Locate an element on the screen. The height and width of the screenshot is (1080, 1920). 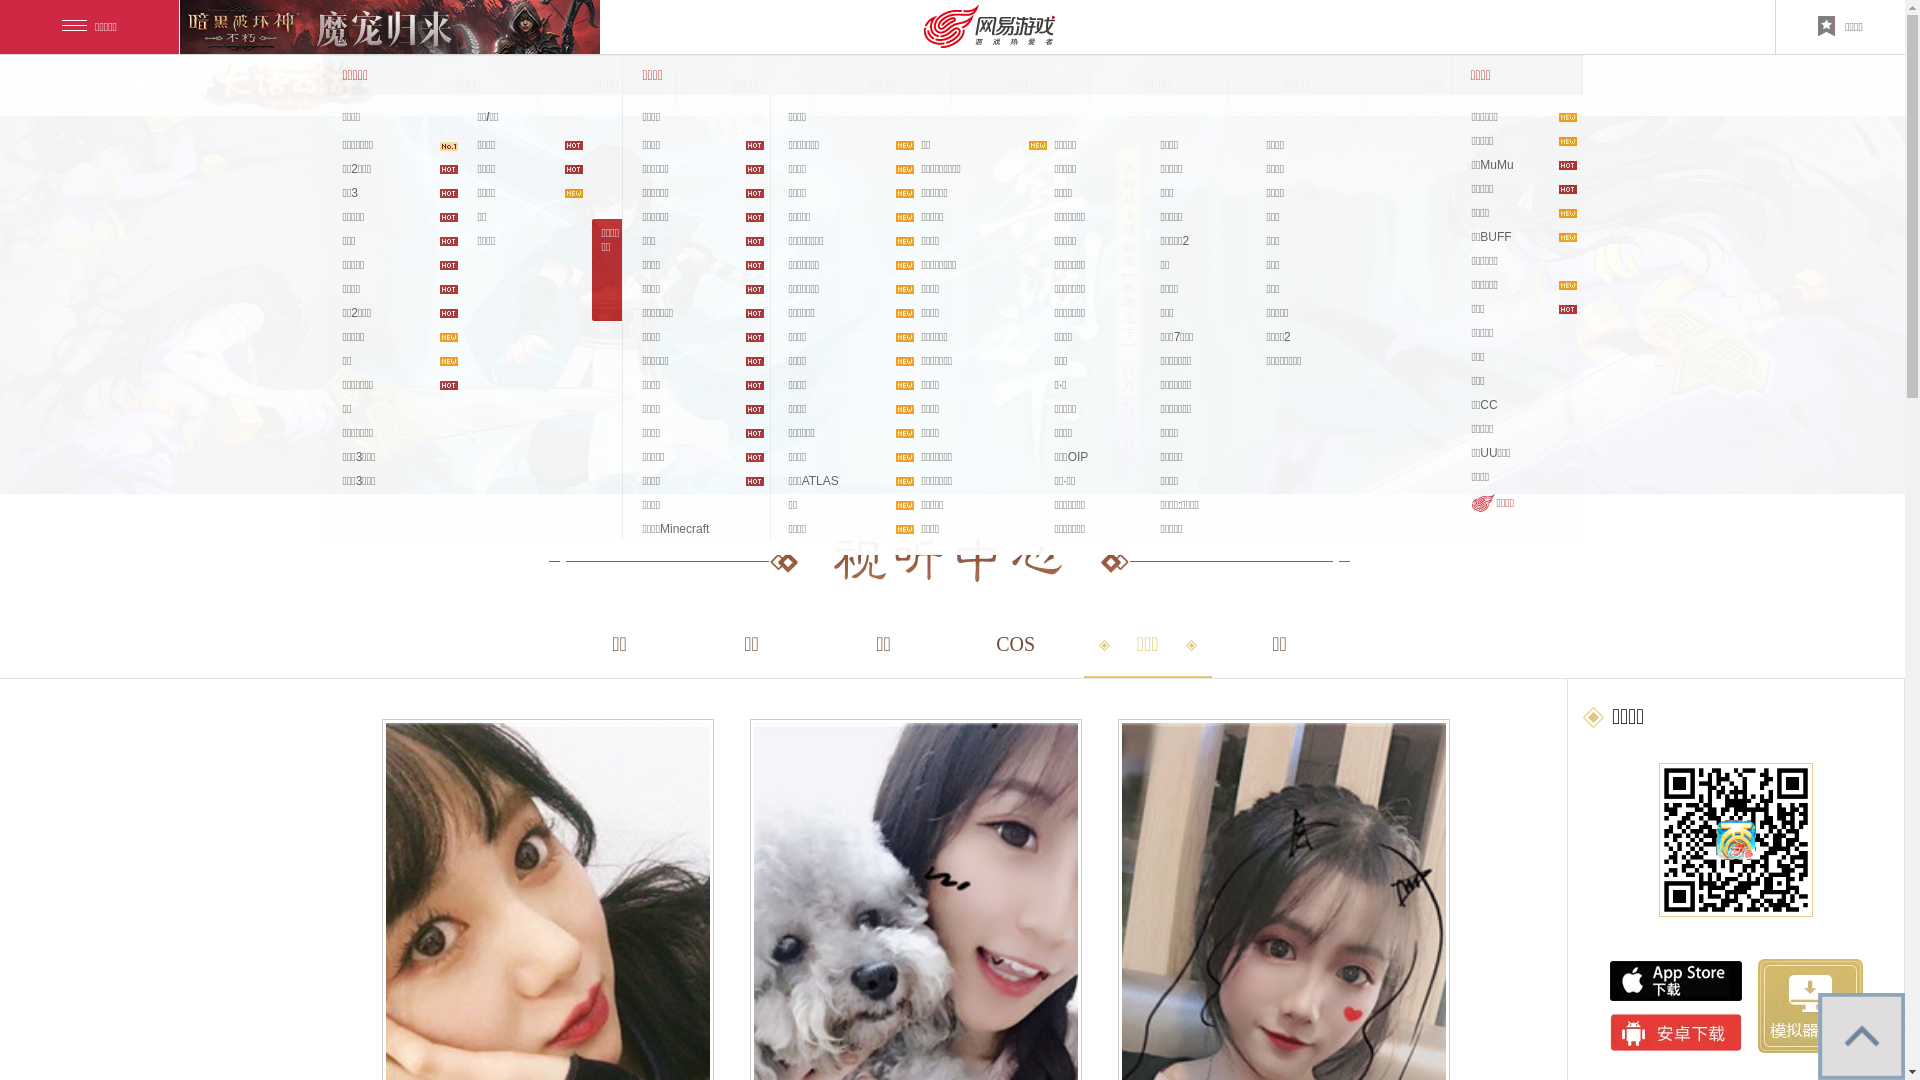
'COS' is located at coordinates (1016, 644).